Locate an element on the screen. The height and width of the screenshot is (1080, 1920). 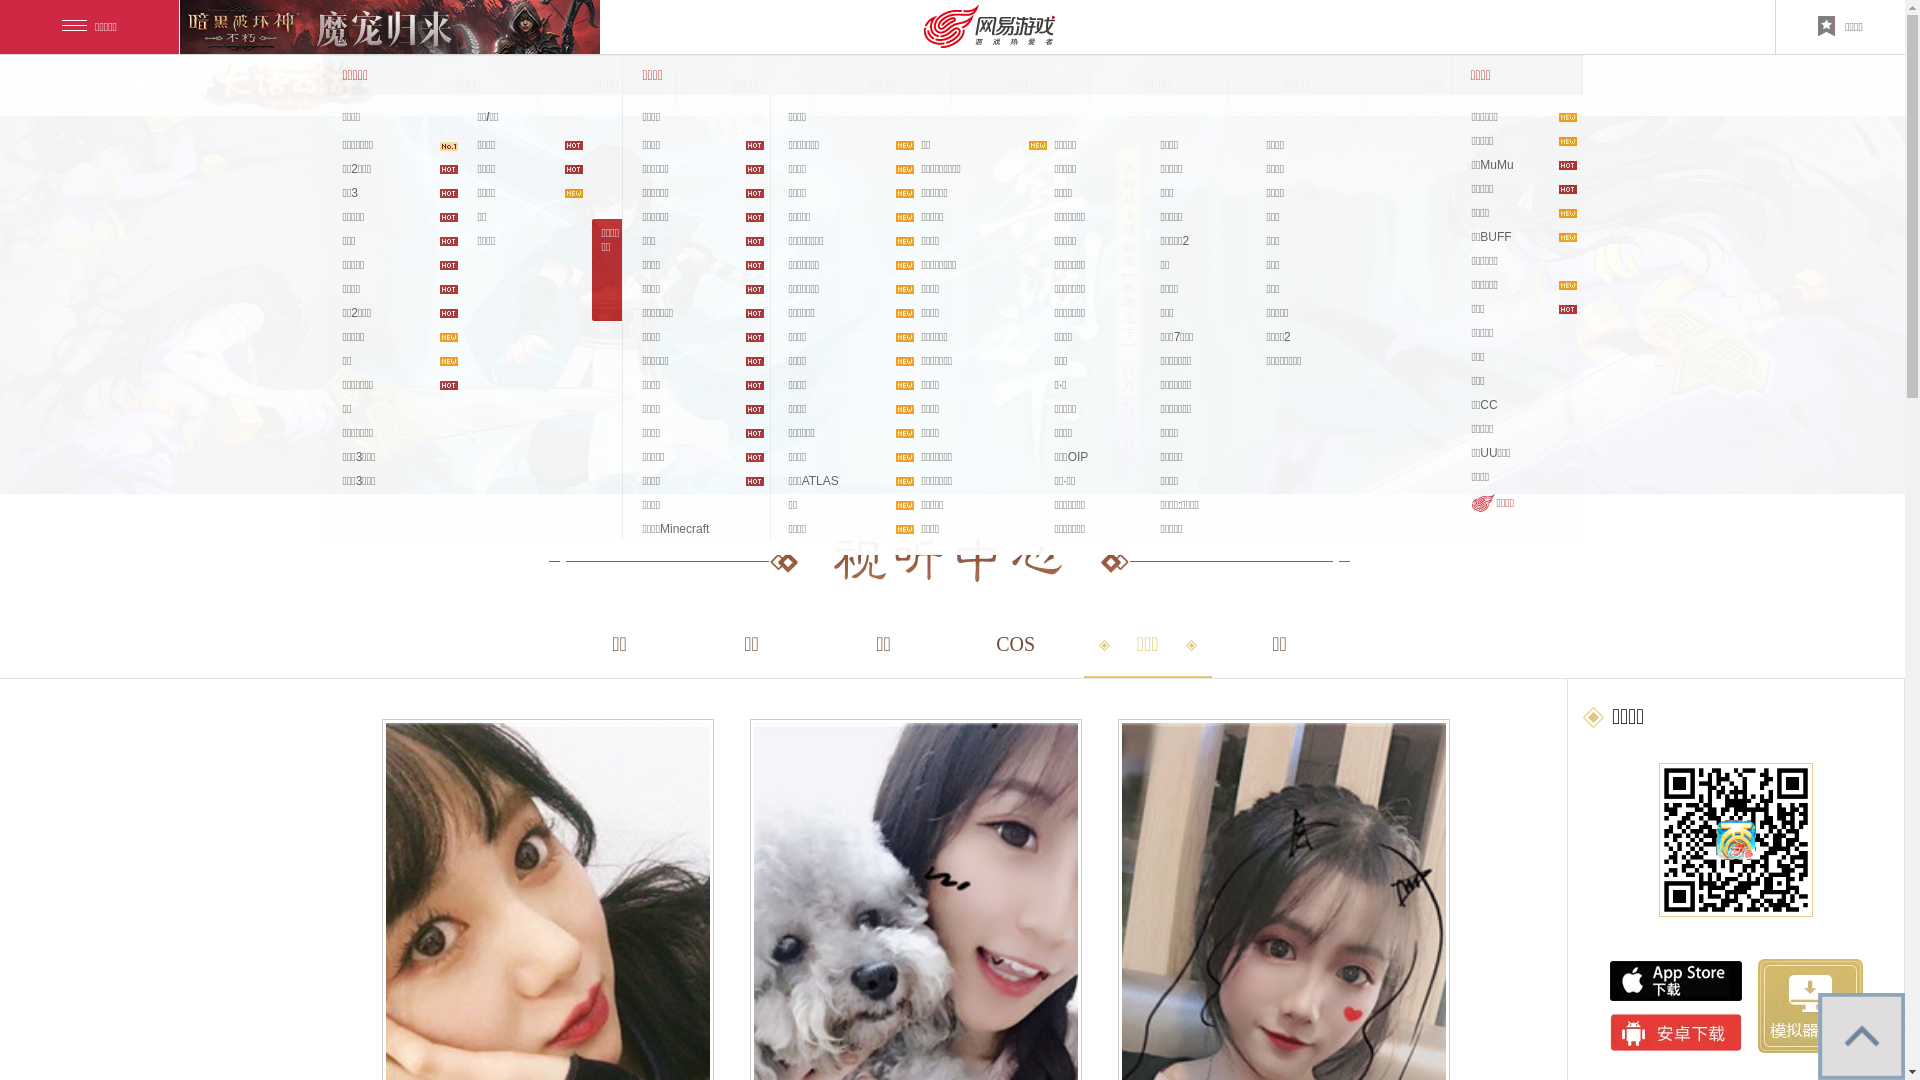
'COS' is located at coordinates (1016, 644).